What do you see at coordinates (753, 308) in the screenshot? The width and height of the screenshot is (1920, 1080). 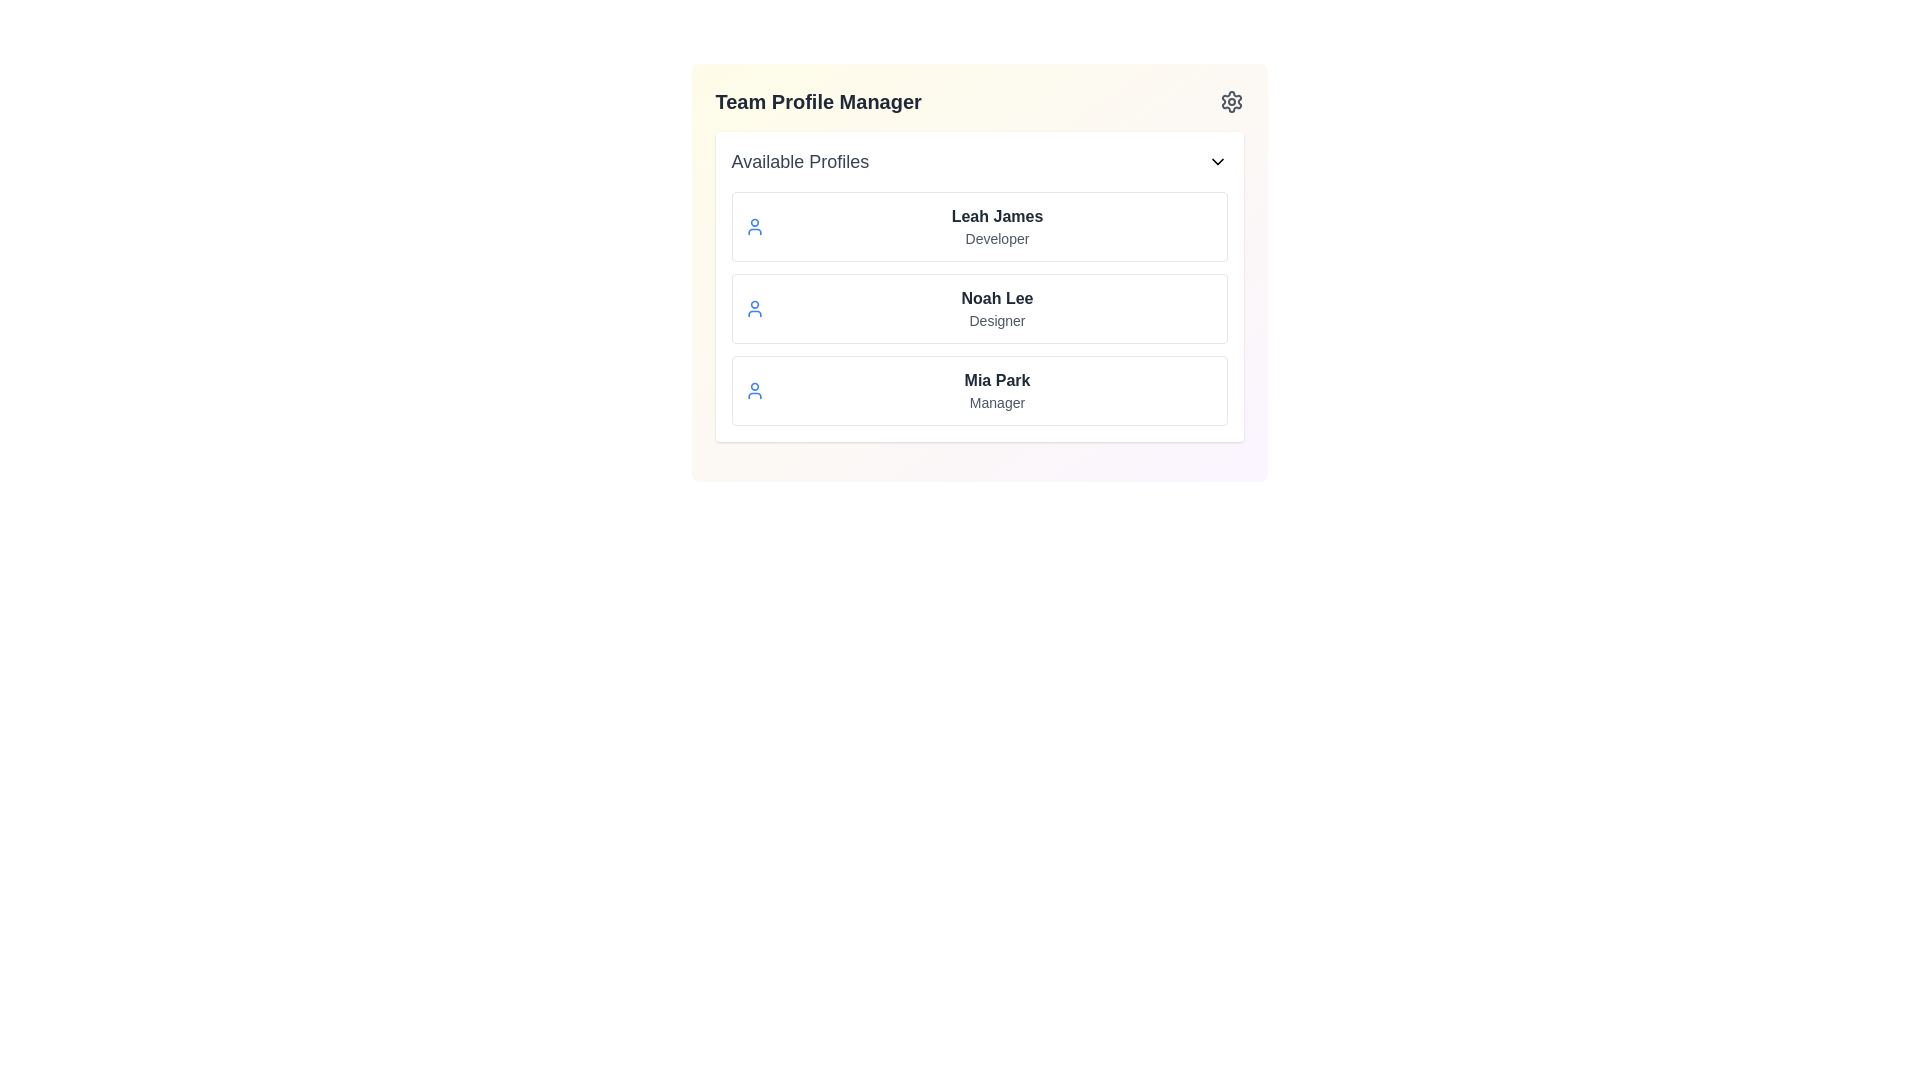 I see `the user profile icon representing 'Noah Lee' located in the 'Available Profiles' section, positioned to the left of the name and title text 'Noah Lee Designer'` at bounding box center [753, 308].